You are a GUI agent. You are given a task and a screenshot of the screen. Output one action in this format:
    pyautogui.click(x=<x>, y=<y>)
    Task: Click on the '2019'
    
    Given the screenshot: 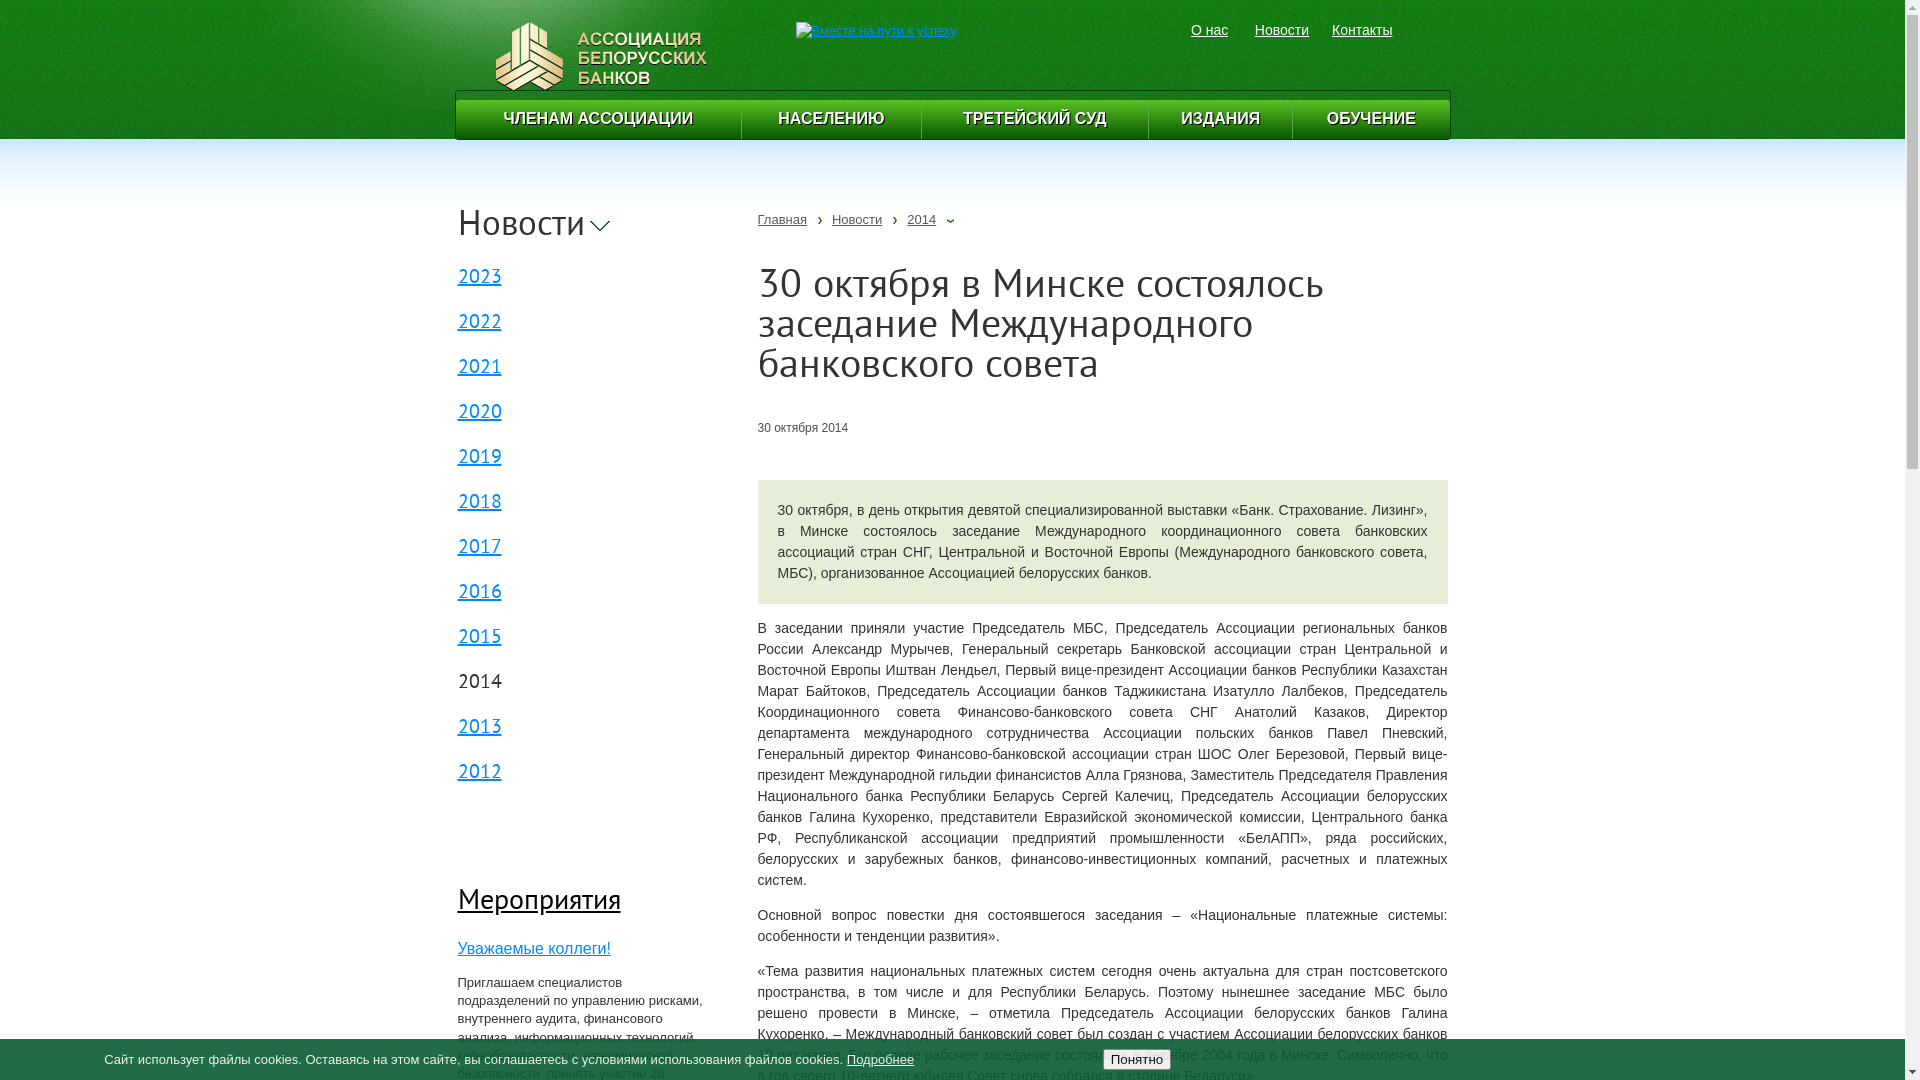 What is the action you would take?
    pyautogui.click(x=480, y=458)
    